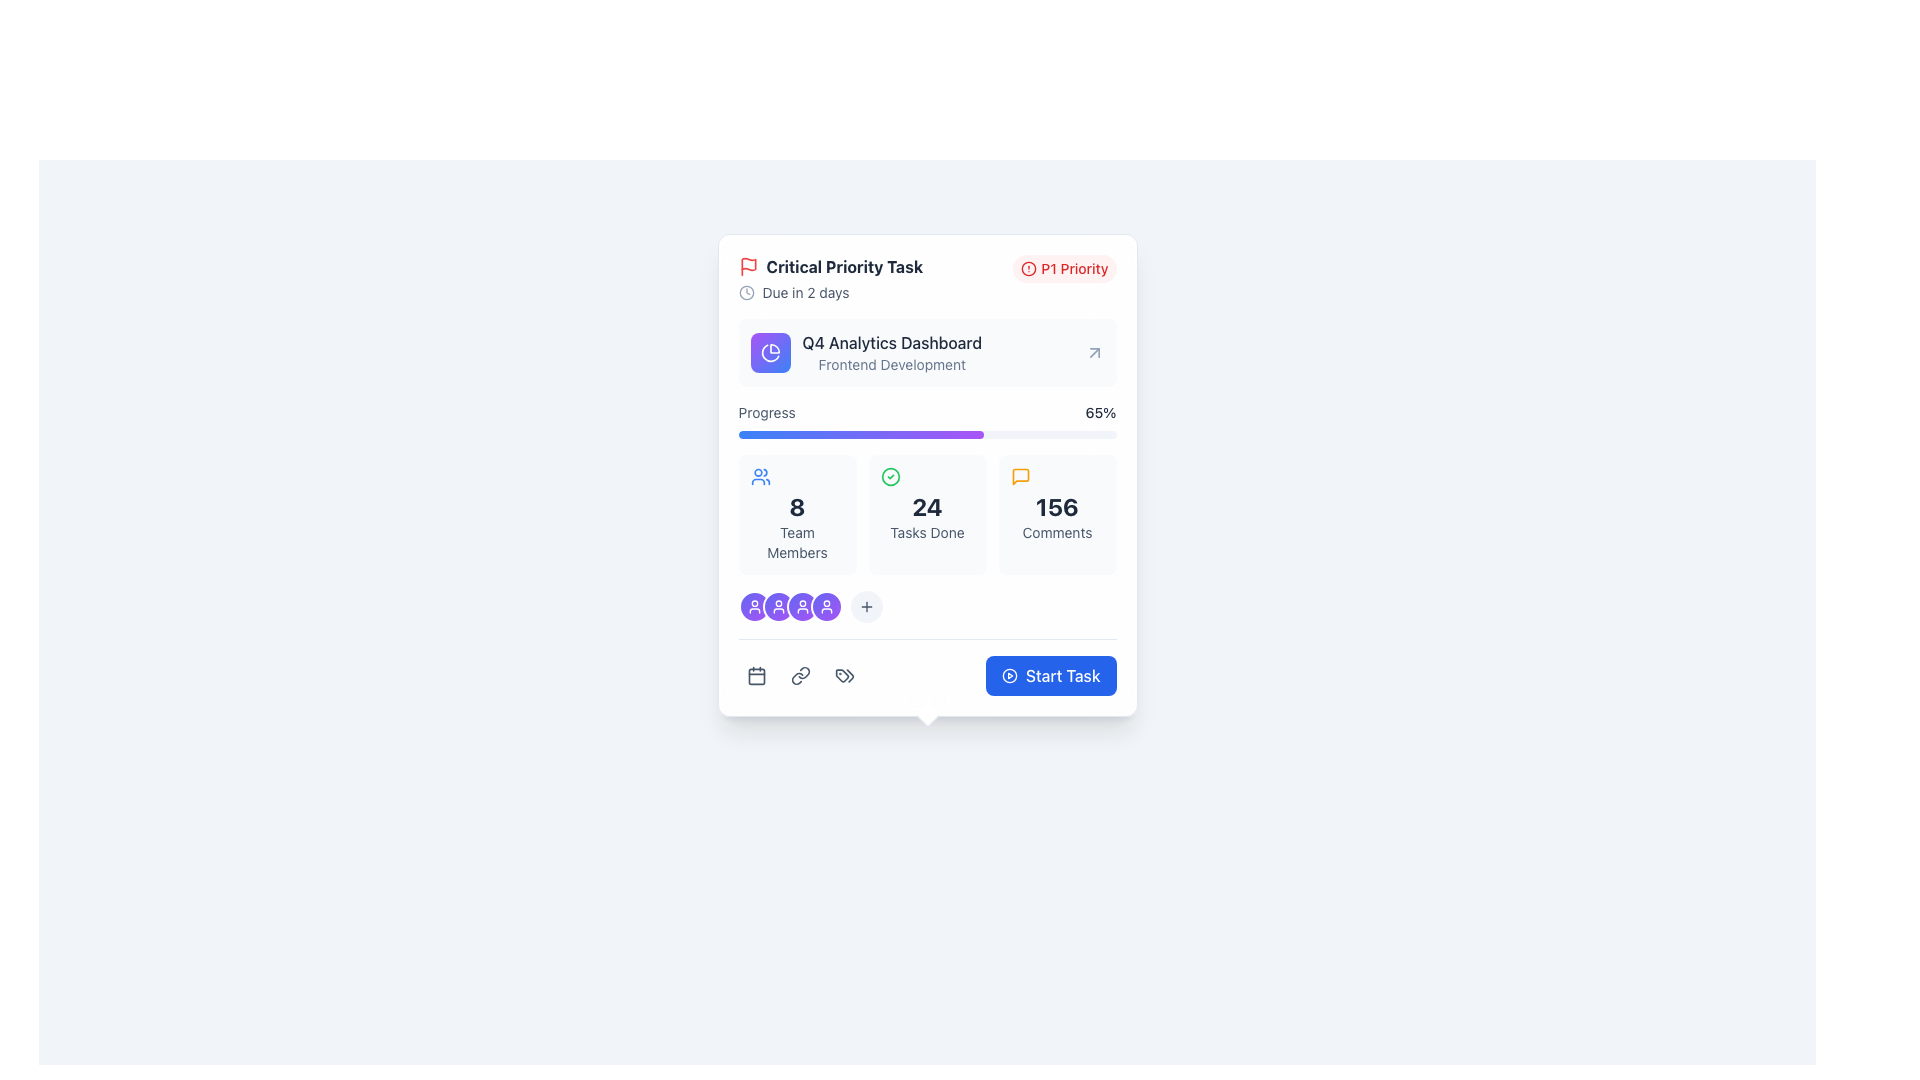 The height and width of the screenshot is (1080, 1920). What do you see at coordinates (1020, 477) in the screenshot?
I see `the speech bubble icon with a thin orange outline, located to the left of the '156 Comments' text in the third grid item` at bounding box center [1020, 477].